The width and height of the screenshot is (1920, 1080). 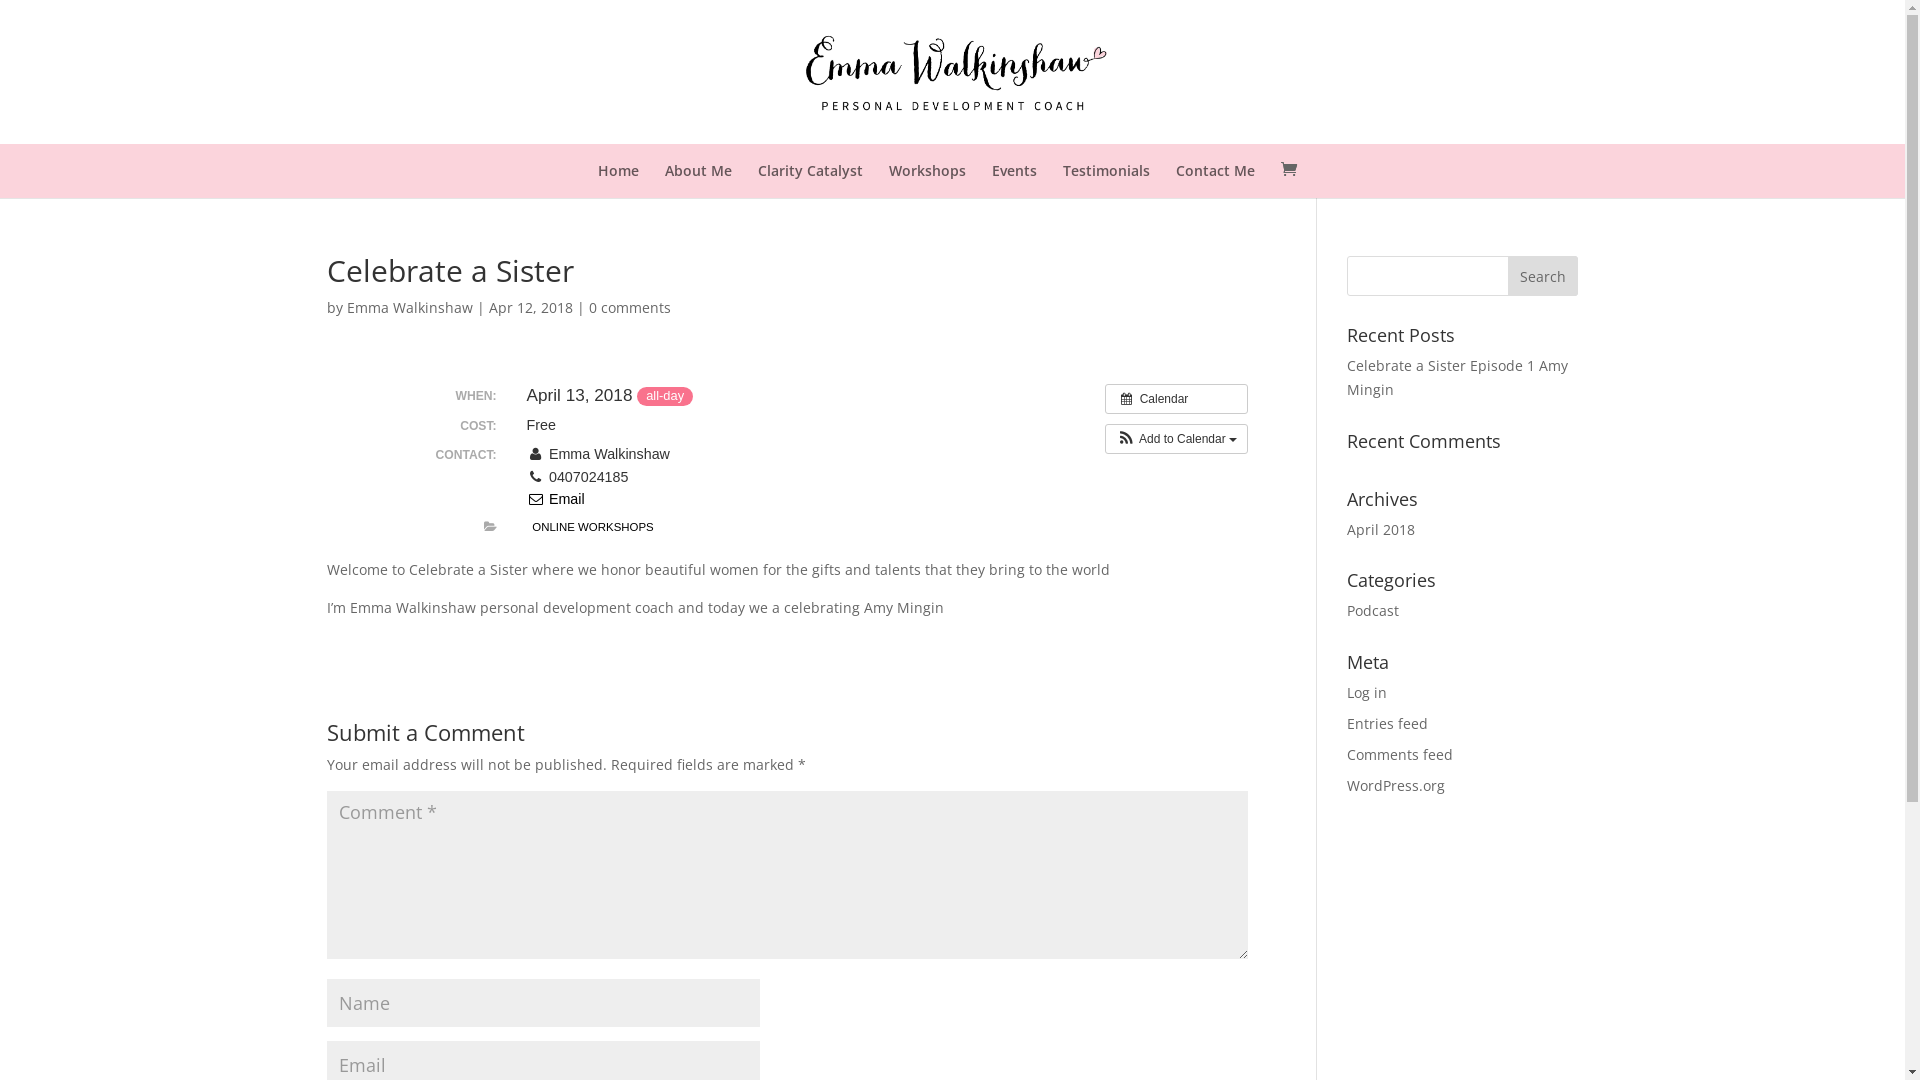 I want to click on 'Comments feed', so click(x=1399, y=754).